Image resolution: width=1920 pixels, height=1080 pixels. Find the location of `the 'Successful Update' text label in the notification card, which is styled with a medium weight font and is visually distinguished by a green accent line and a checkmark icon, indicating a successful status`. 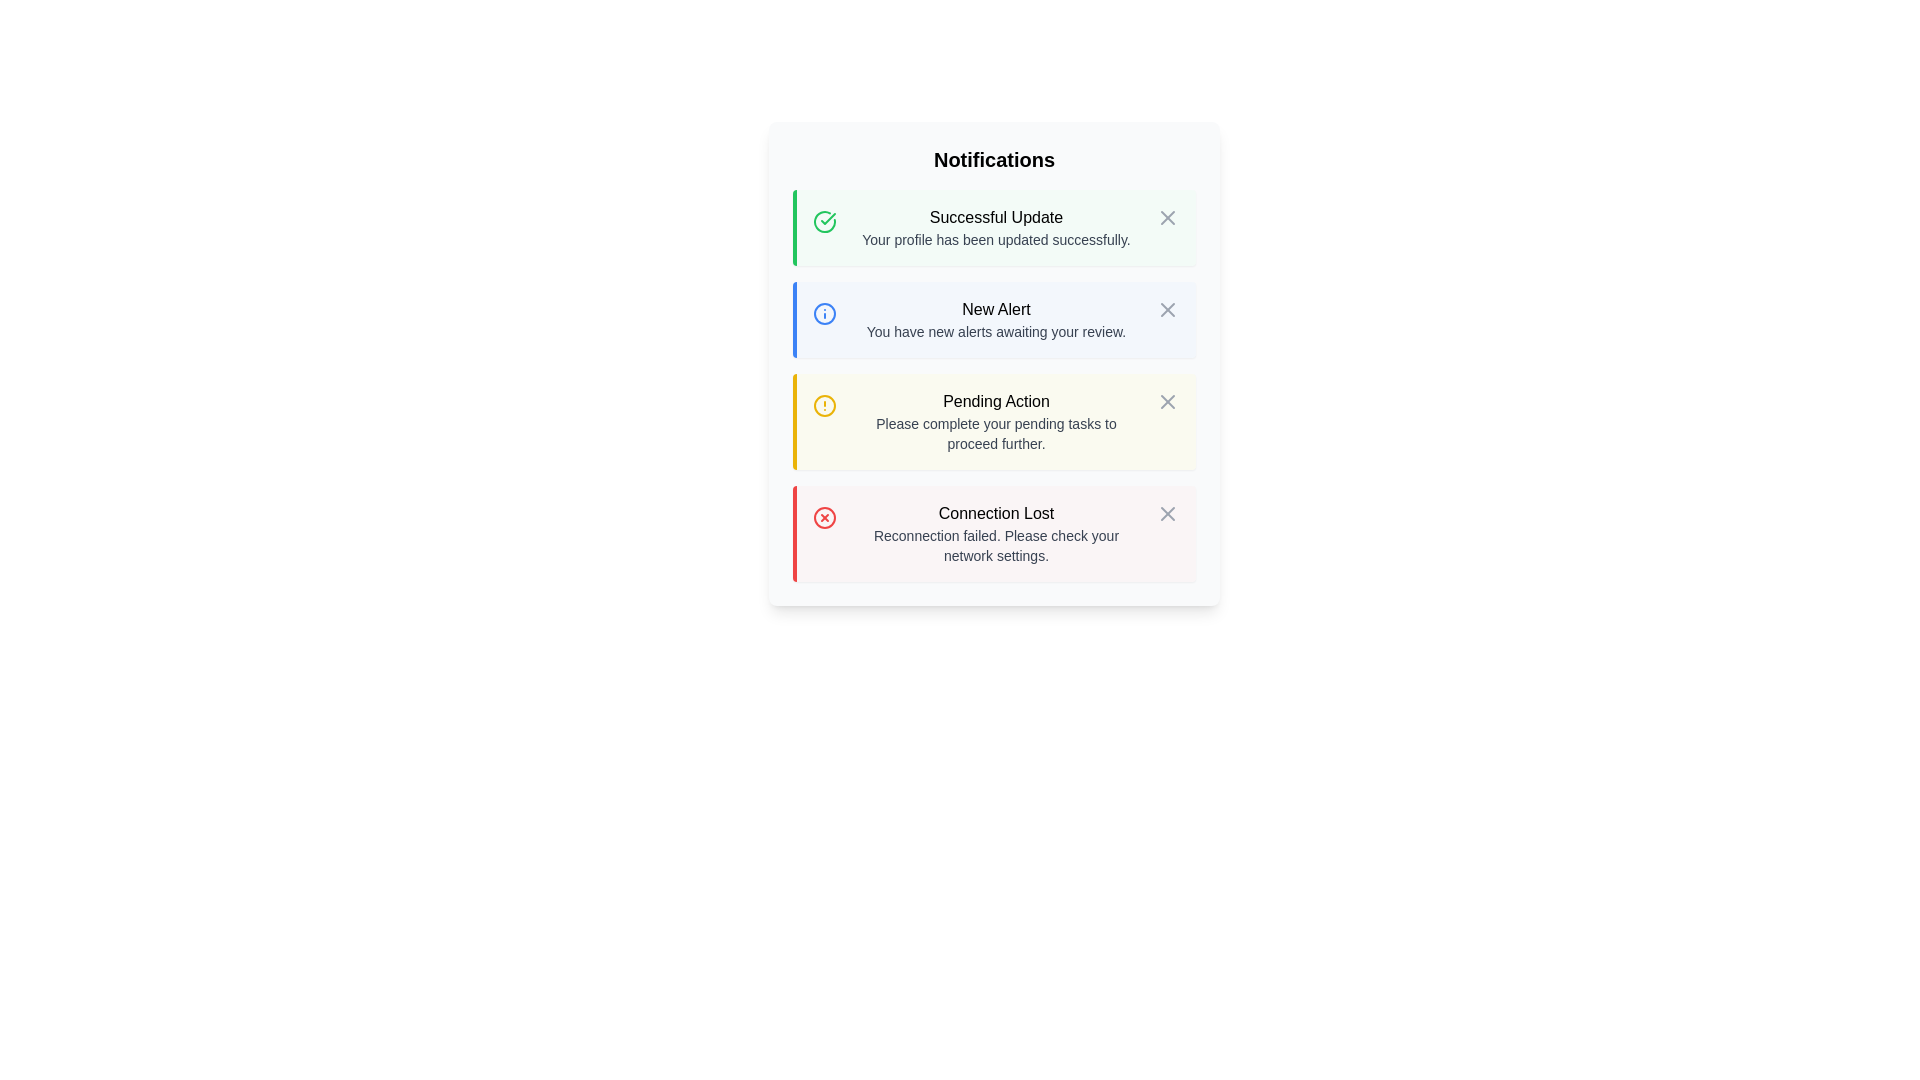

the 'Successful Update' text label in the notification card, which is styled with a medium weight font and is visually distinguished by a green accent line and a checkmark icon, indicating a successful status is located at coordinates (996, 218).